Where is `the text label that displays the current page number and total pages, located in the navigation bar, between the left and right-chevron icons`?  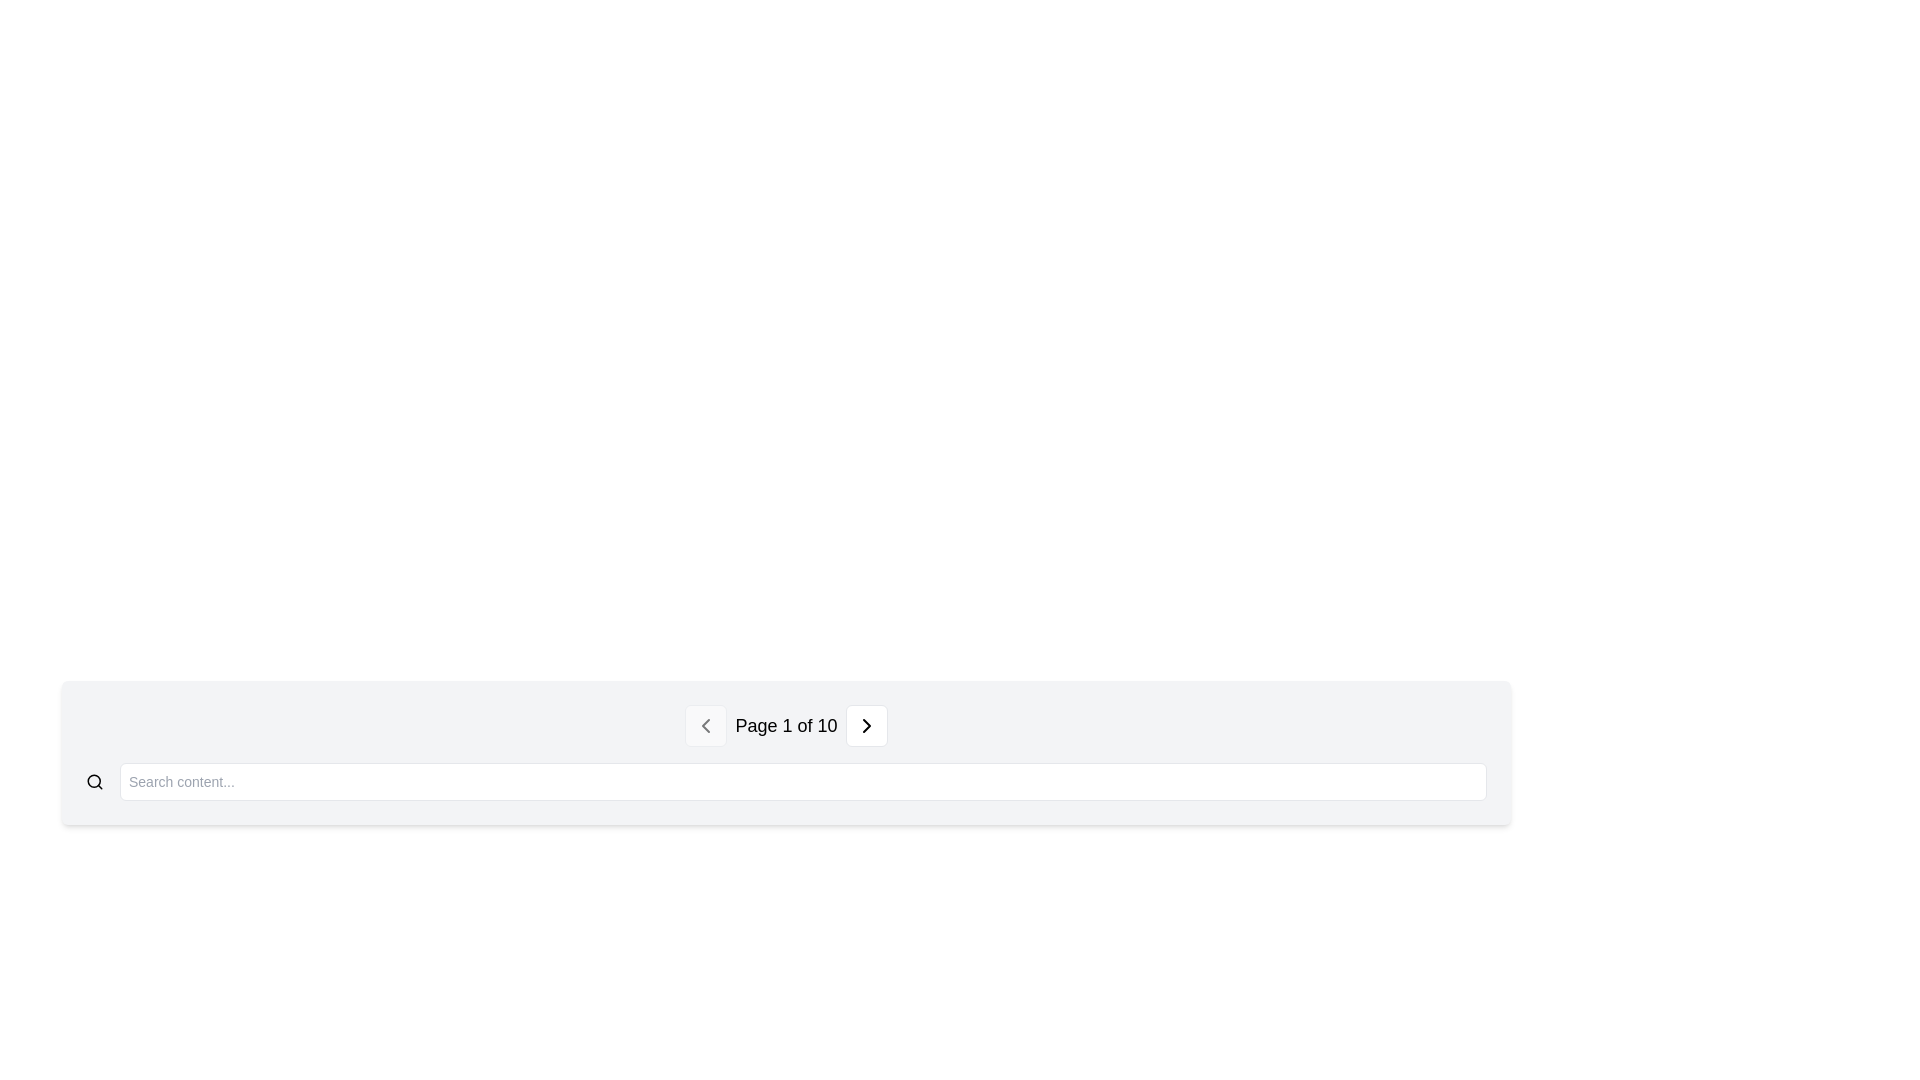
the text label that displays the current page number and total pages, located in the navigation bar, between the left and right-chevron icons is located at coordinates (785, 725).